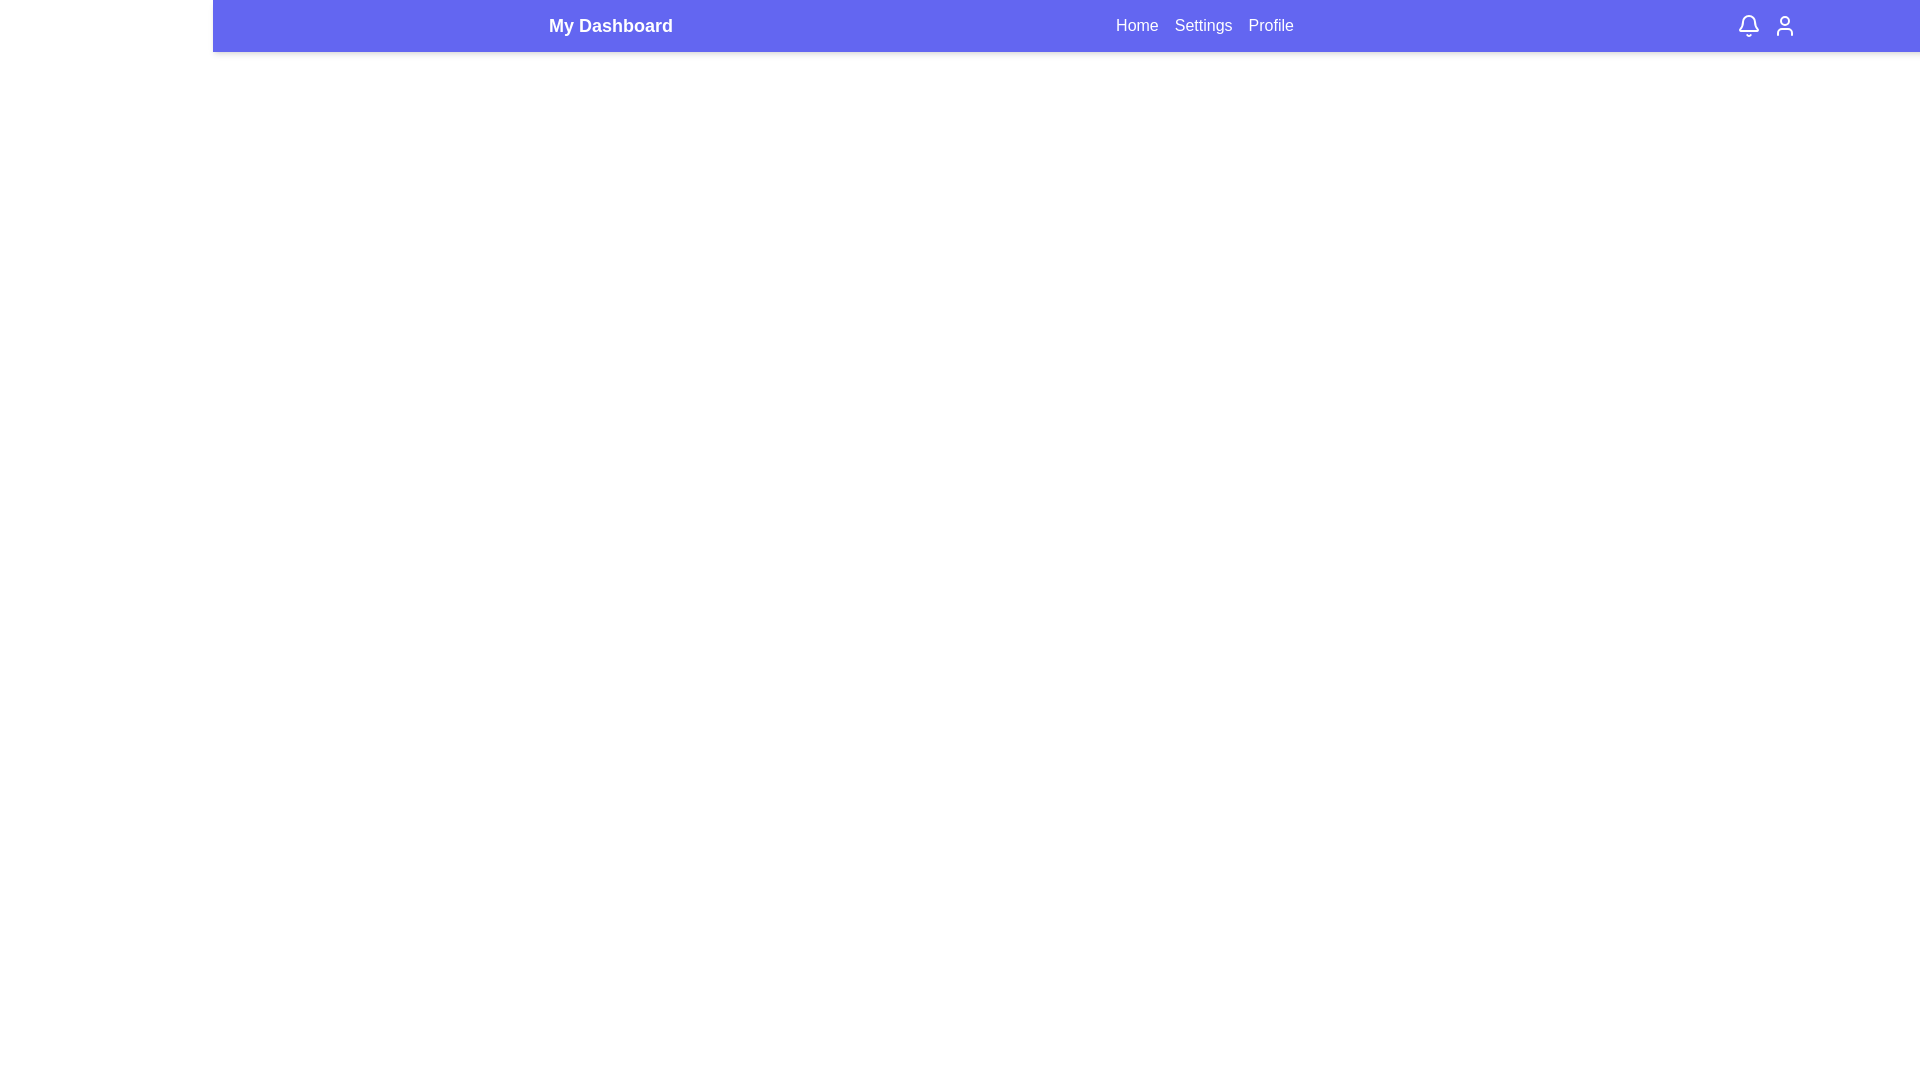 Image resolution: width=1920 pixels, height=1080 pixels. Describe the element at coordinates (1270, 26) in the screenshot. I see `the 'Profile' button located in the top-right corner of the navigation bar` at that location.